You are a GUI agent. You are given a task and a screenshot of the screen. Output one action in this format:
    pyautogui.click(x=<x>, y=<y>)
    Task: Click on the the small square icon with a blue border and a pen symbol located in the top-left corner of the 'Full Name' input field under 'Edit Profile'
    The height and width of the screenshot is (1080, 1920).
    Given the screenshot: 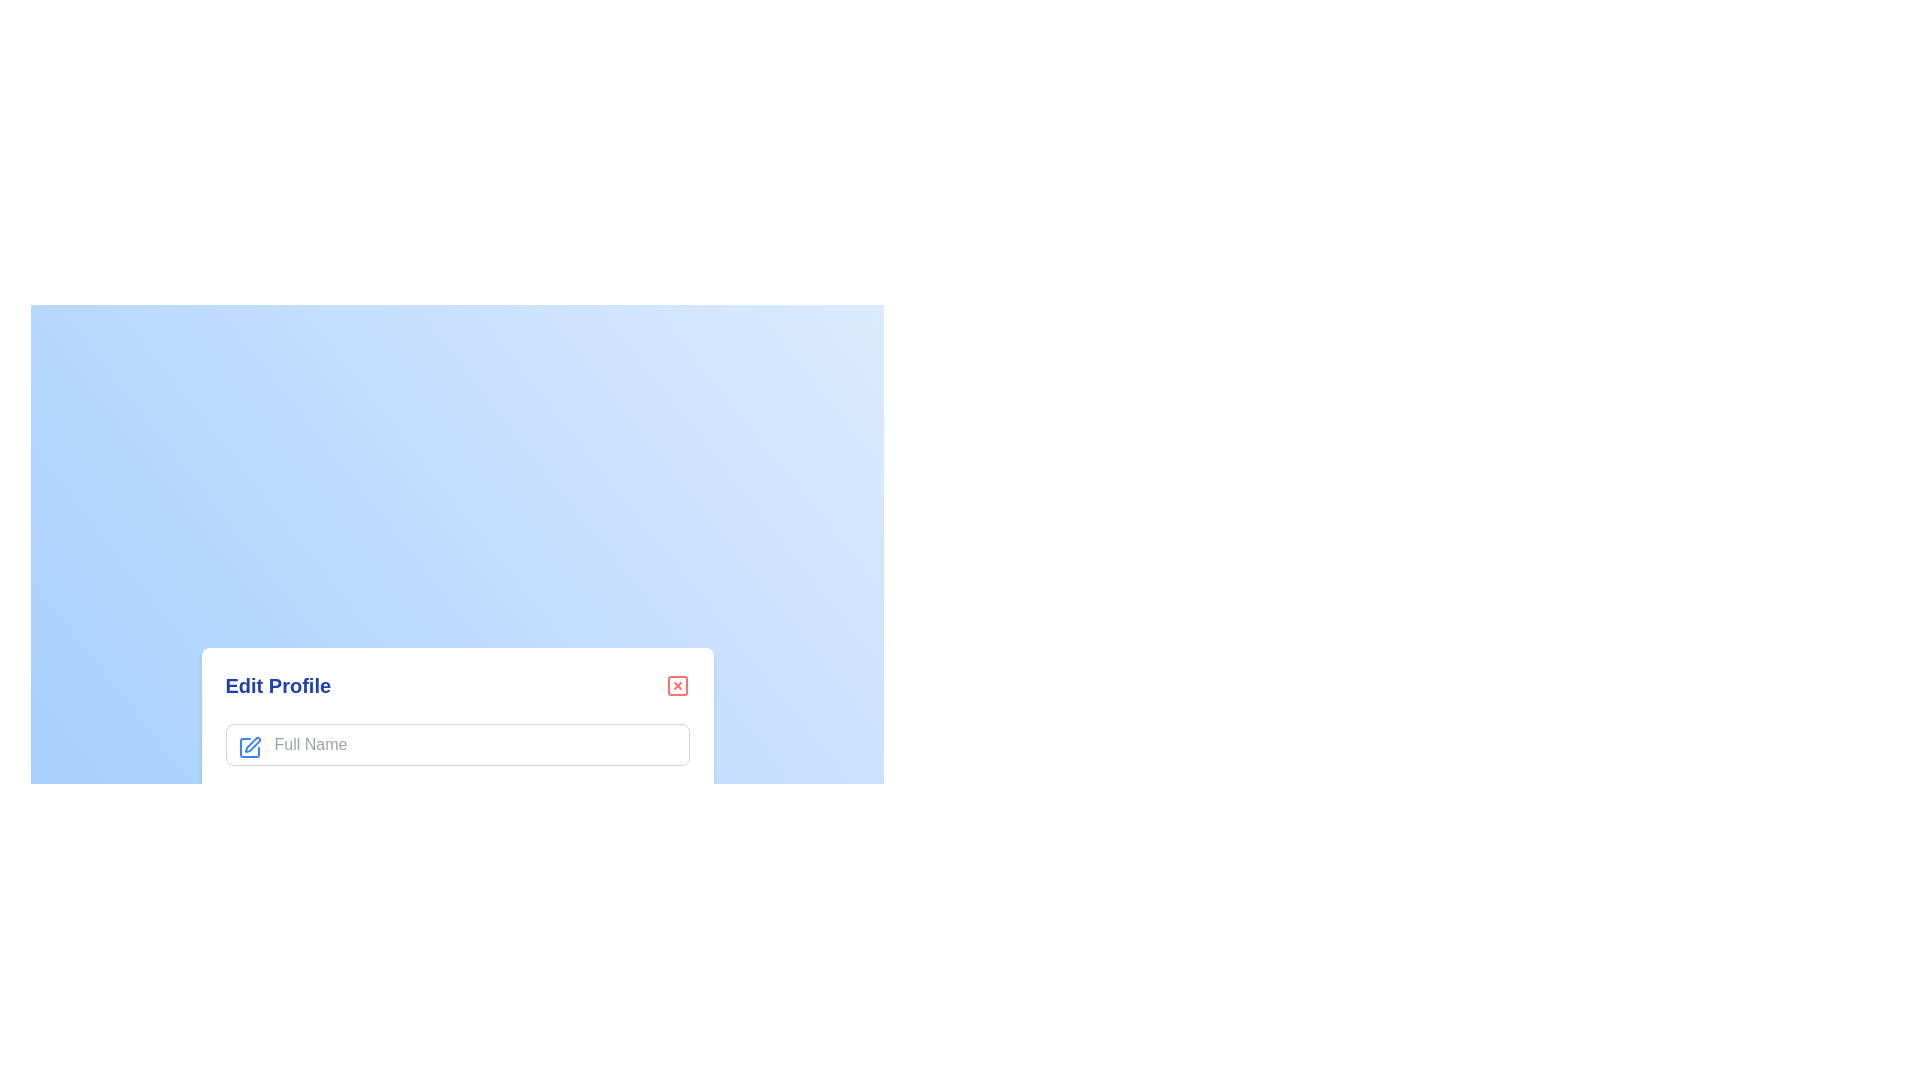 What is the action you would take?
    pyautogui.click(x=248, y=748)
    